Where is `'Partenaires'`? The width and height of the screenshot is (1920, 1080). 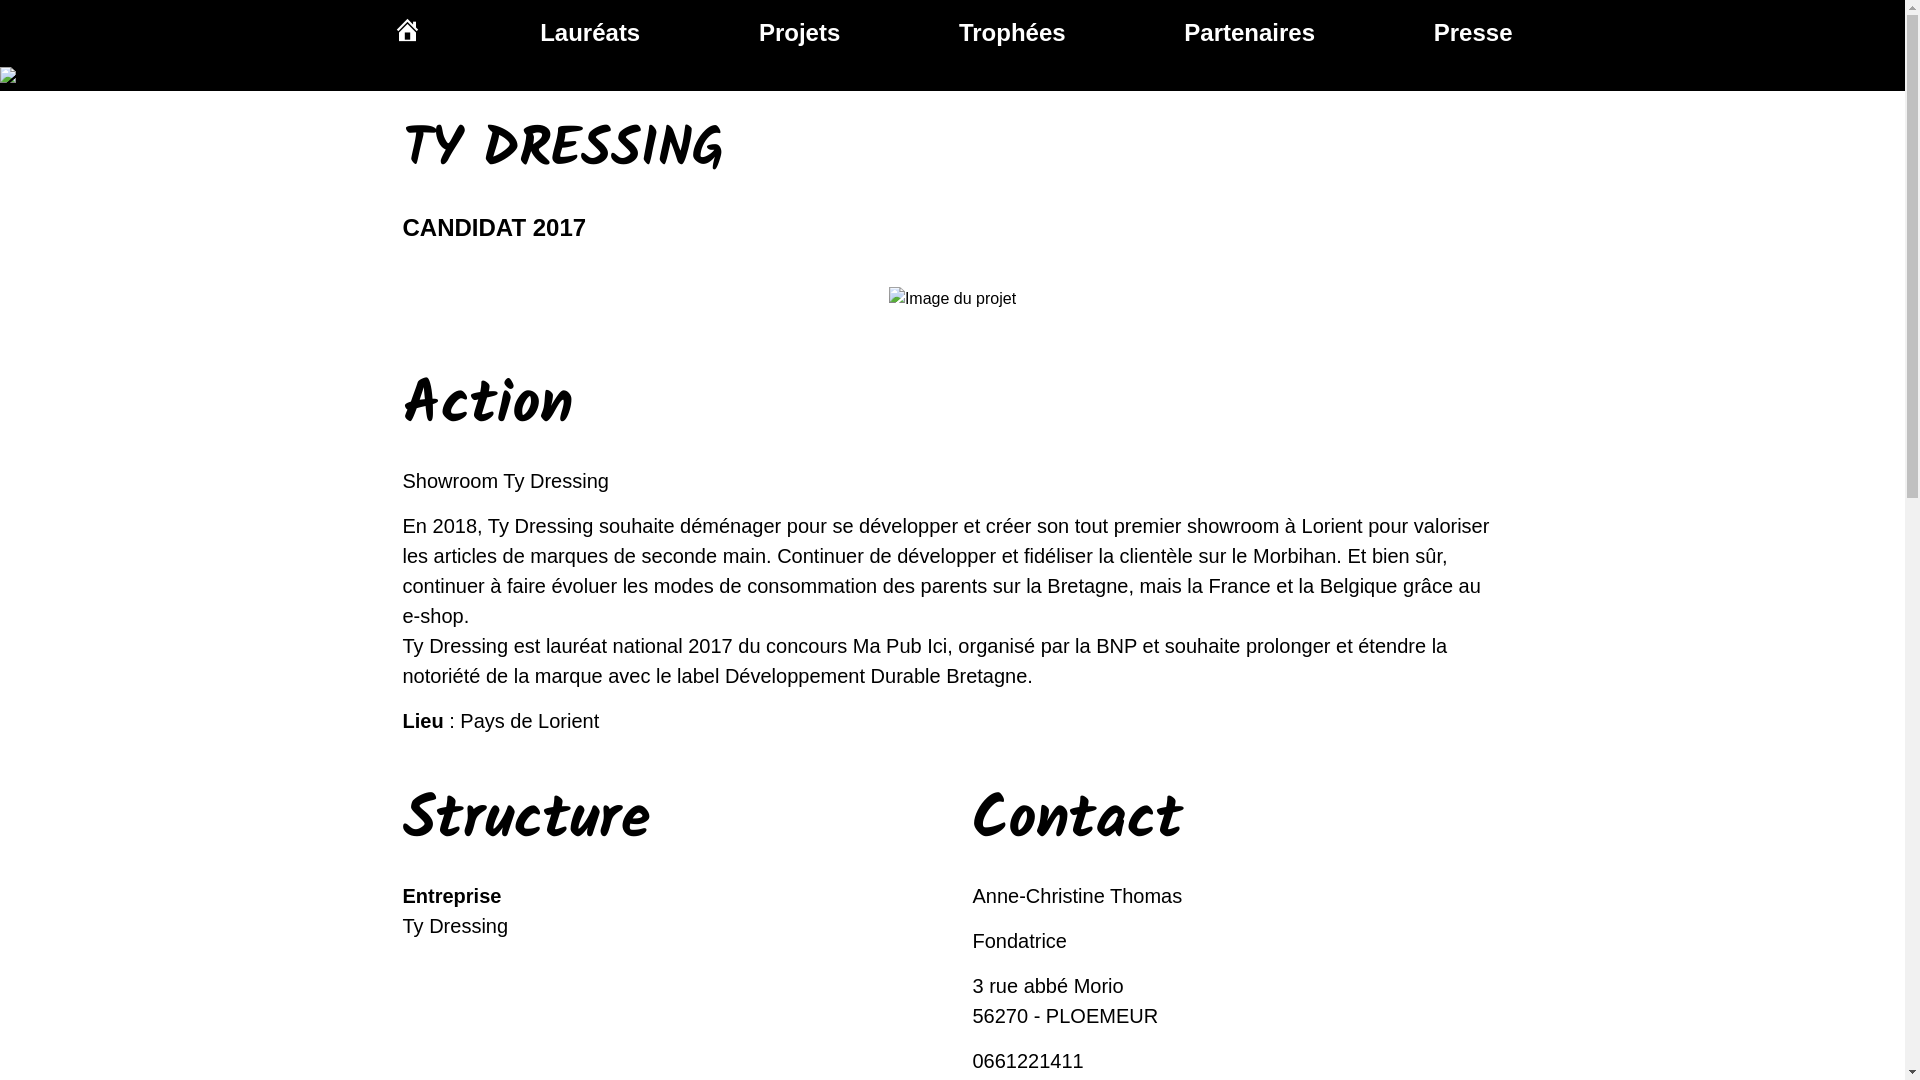
'Partenaires' is located at coordinates (1184, 32).